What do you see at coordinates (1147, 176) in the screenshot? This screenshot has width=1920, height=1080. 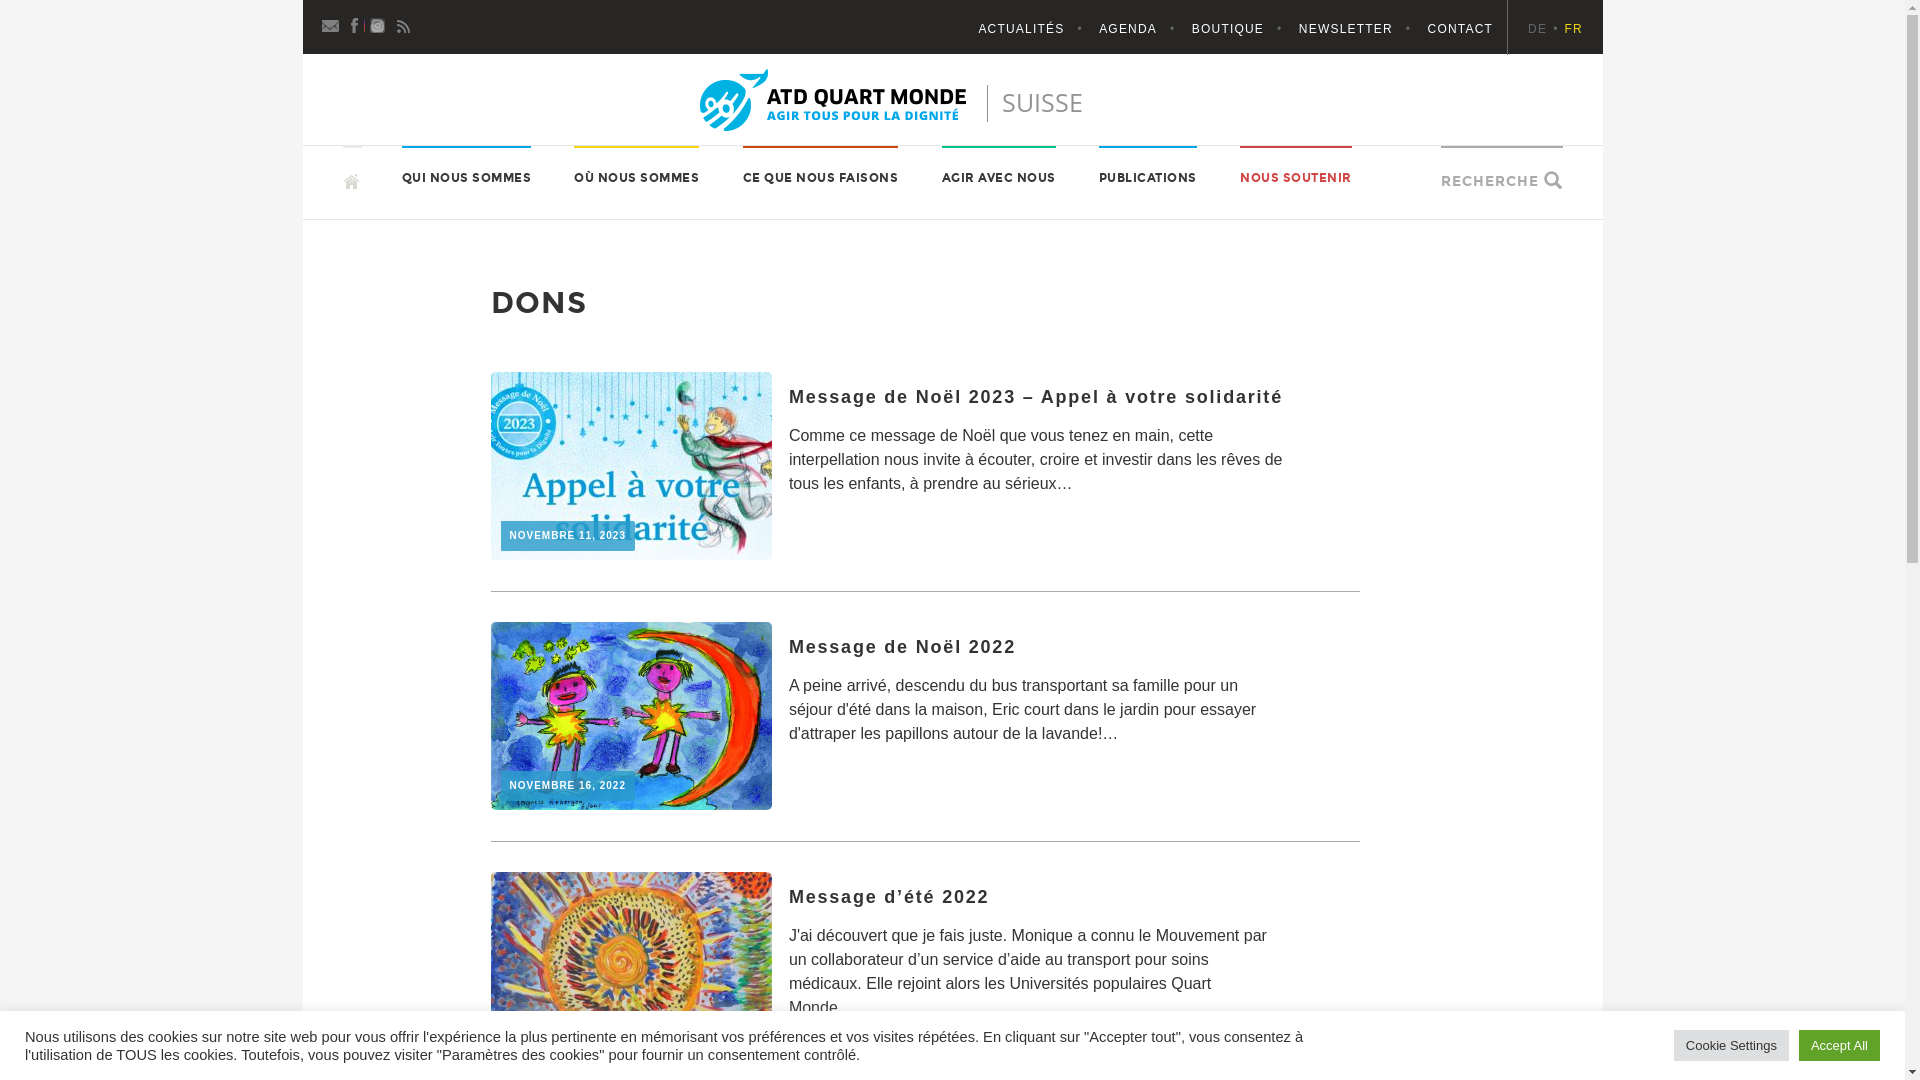 I see `'PUBLICATIONS'` at bounding box center [1147, 176].